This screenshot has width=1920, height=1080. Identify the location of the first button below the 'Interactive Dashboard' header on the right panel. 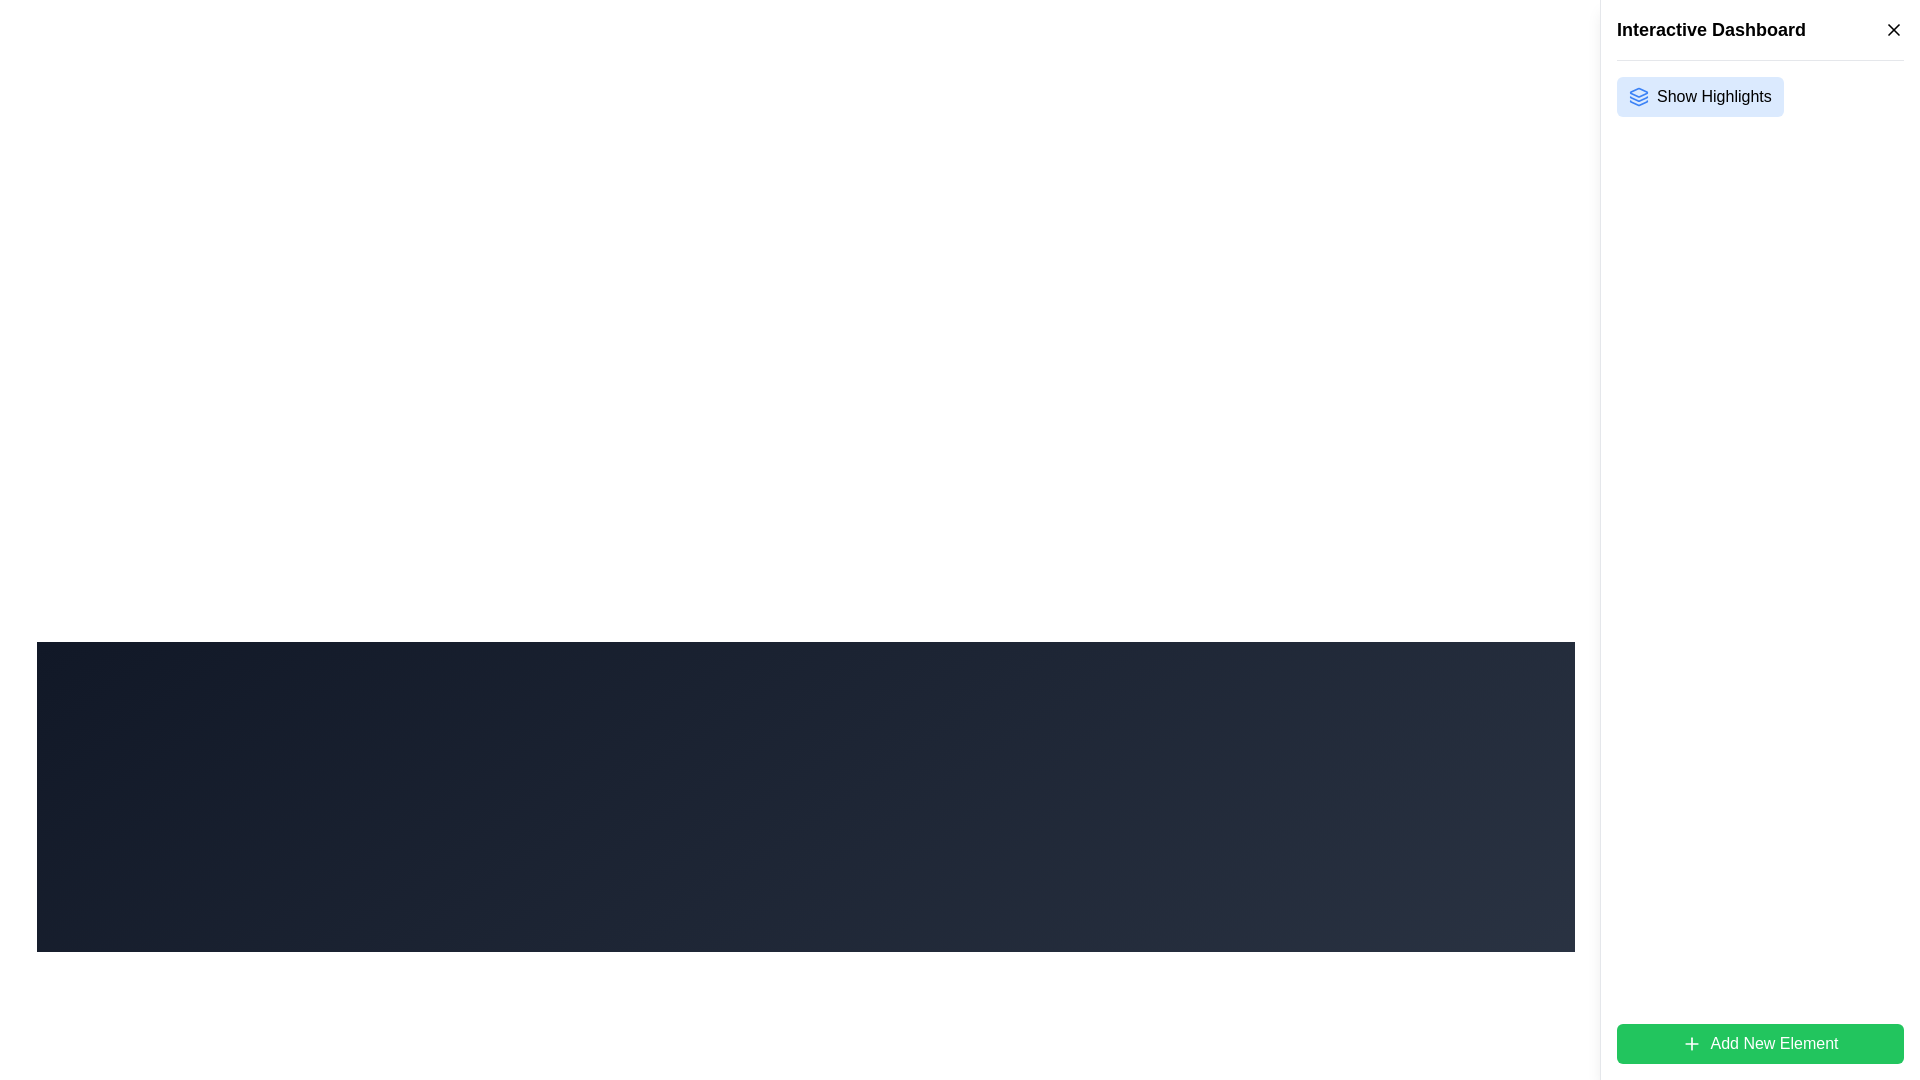
(1760, 96).